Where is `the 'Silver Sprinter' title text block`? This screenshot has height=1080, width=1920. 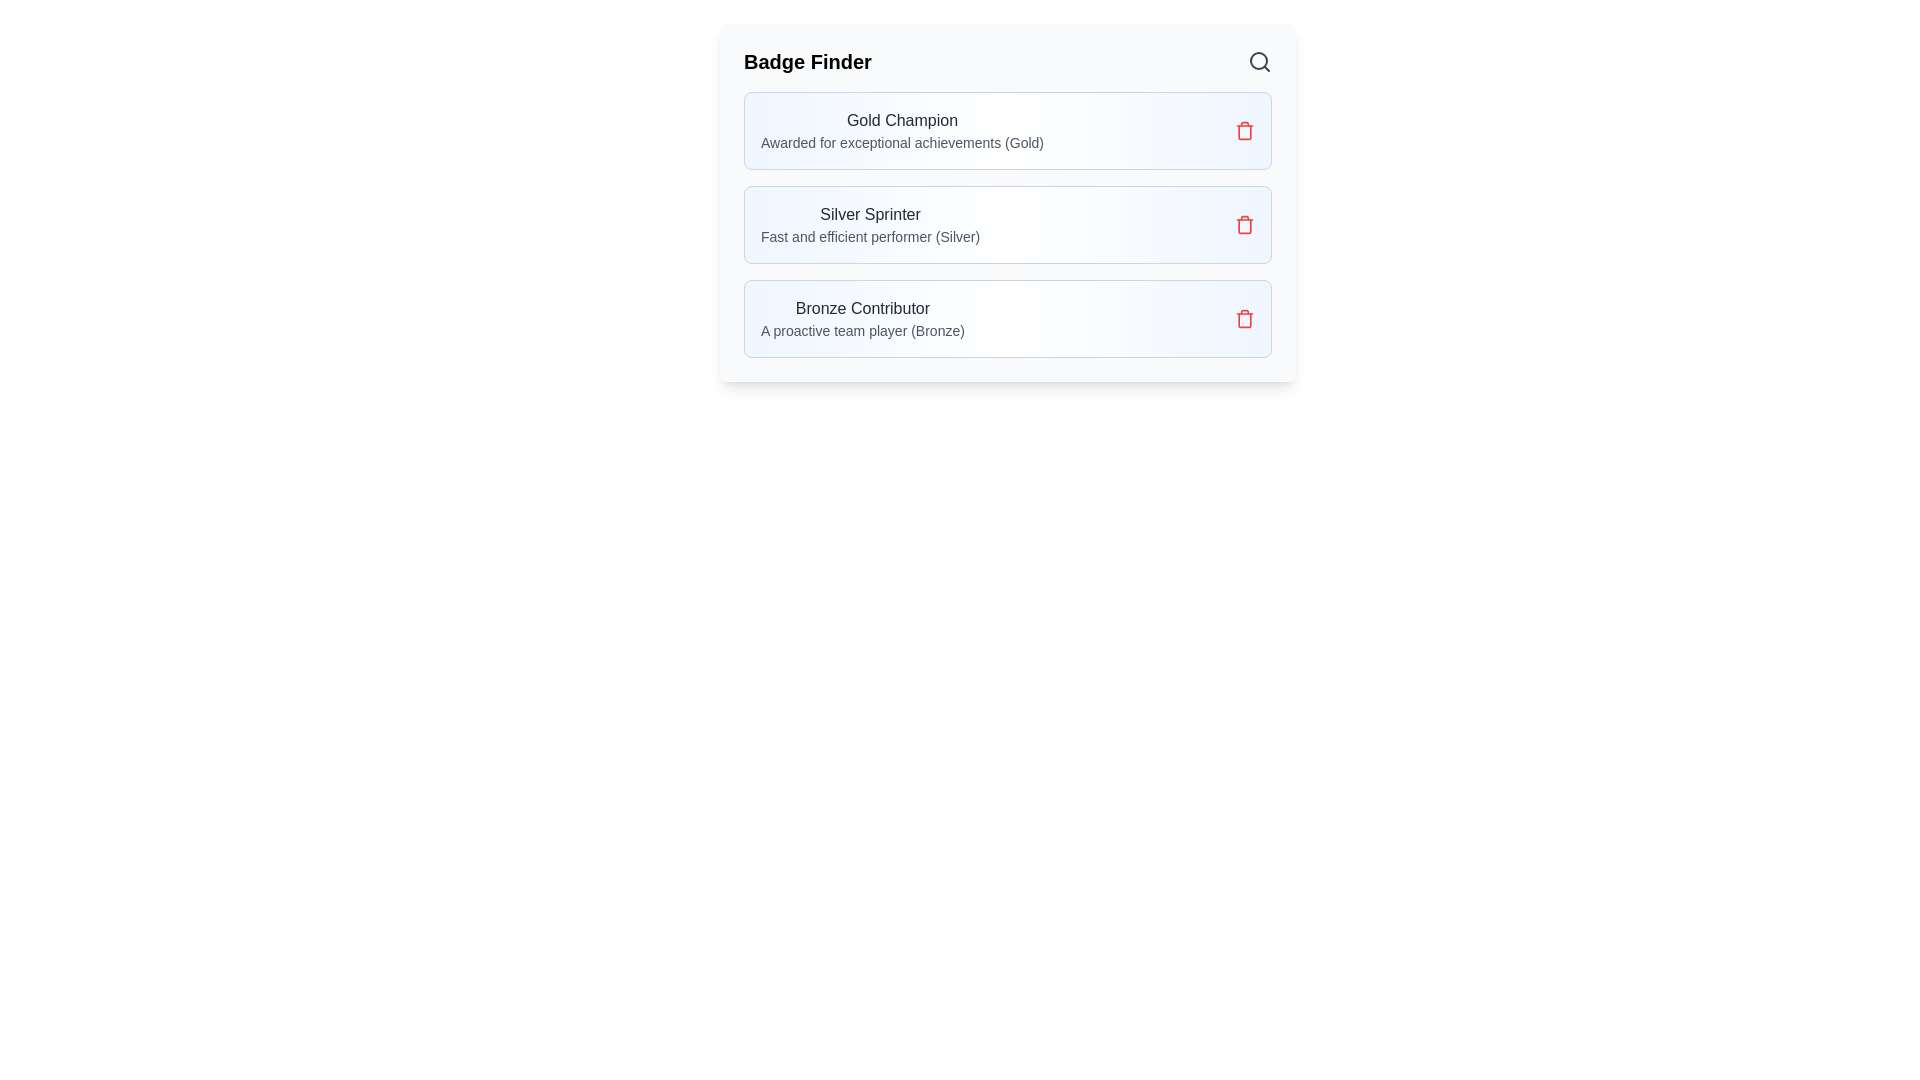 the 'Silver Sprinter' title text block is located at coordinates (870, 215).